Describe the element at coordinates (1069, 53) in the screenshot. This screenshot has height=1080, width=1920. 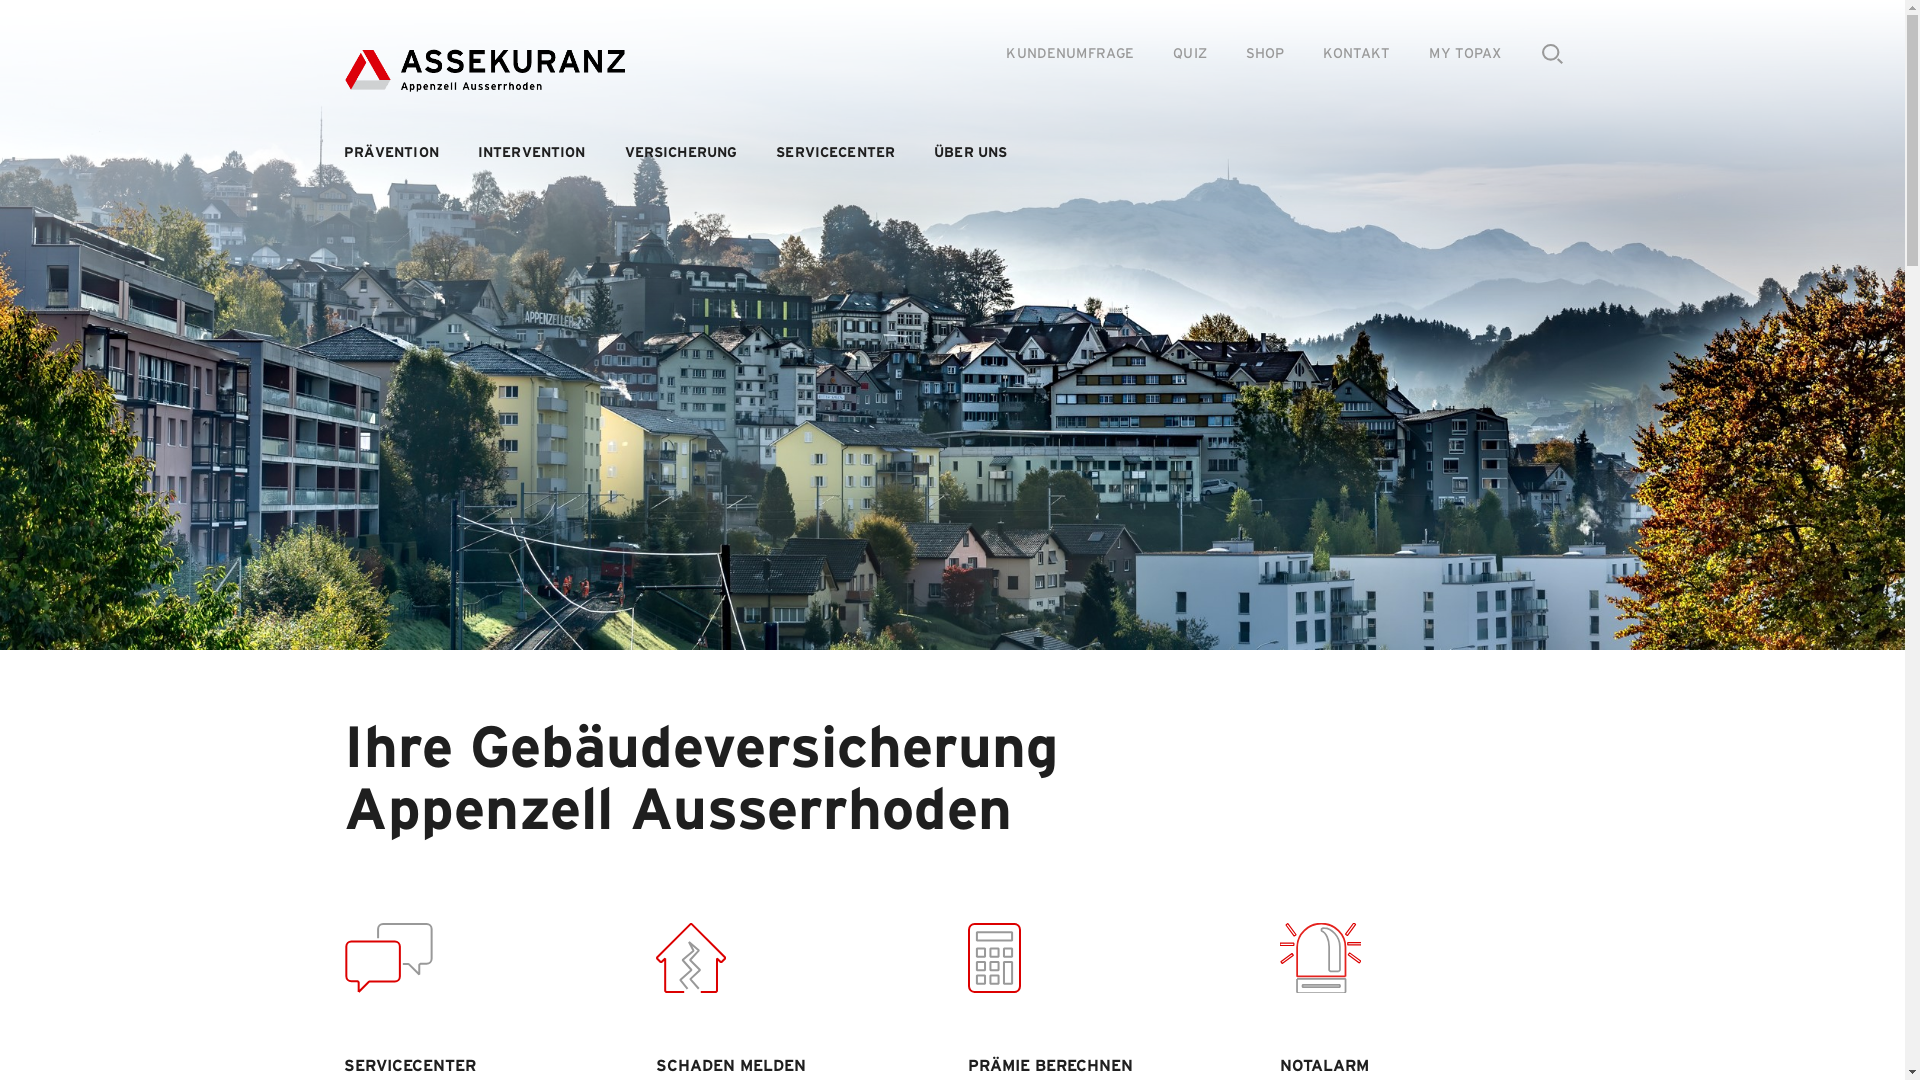
I see `'KUNDENUMFRAGE'` at that location.